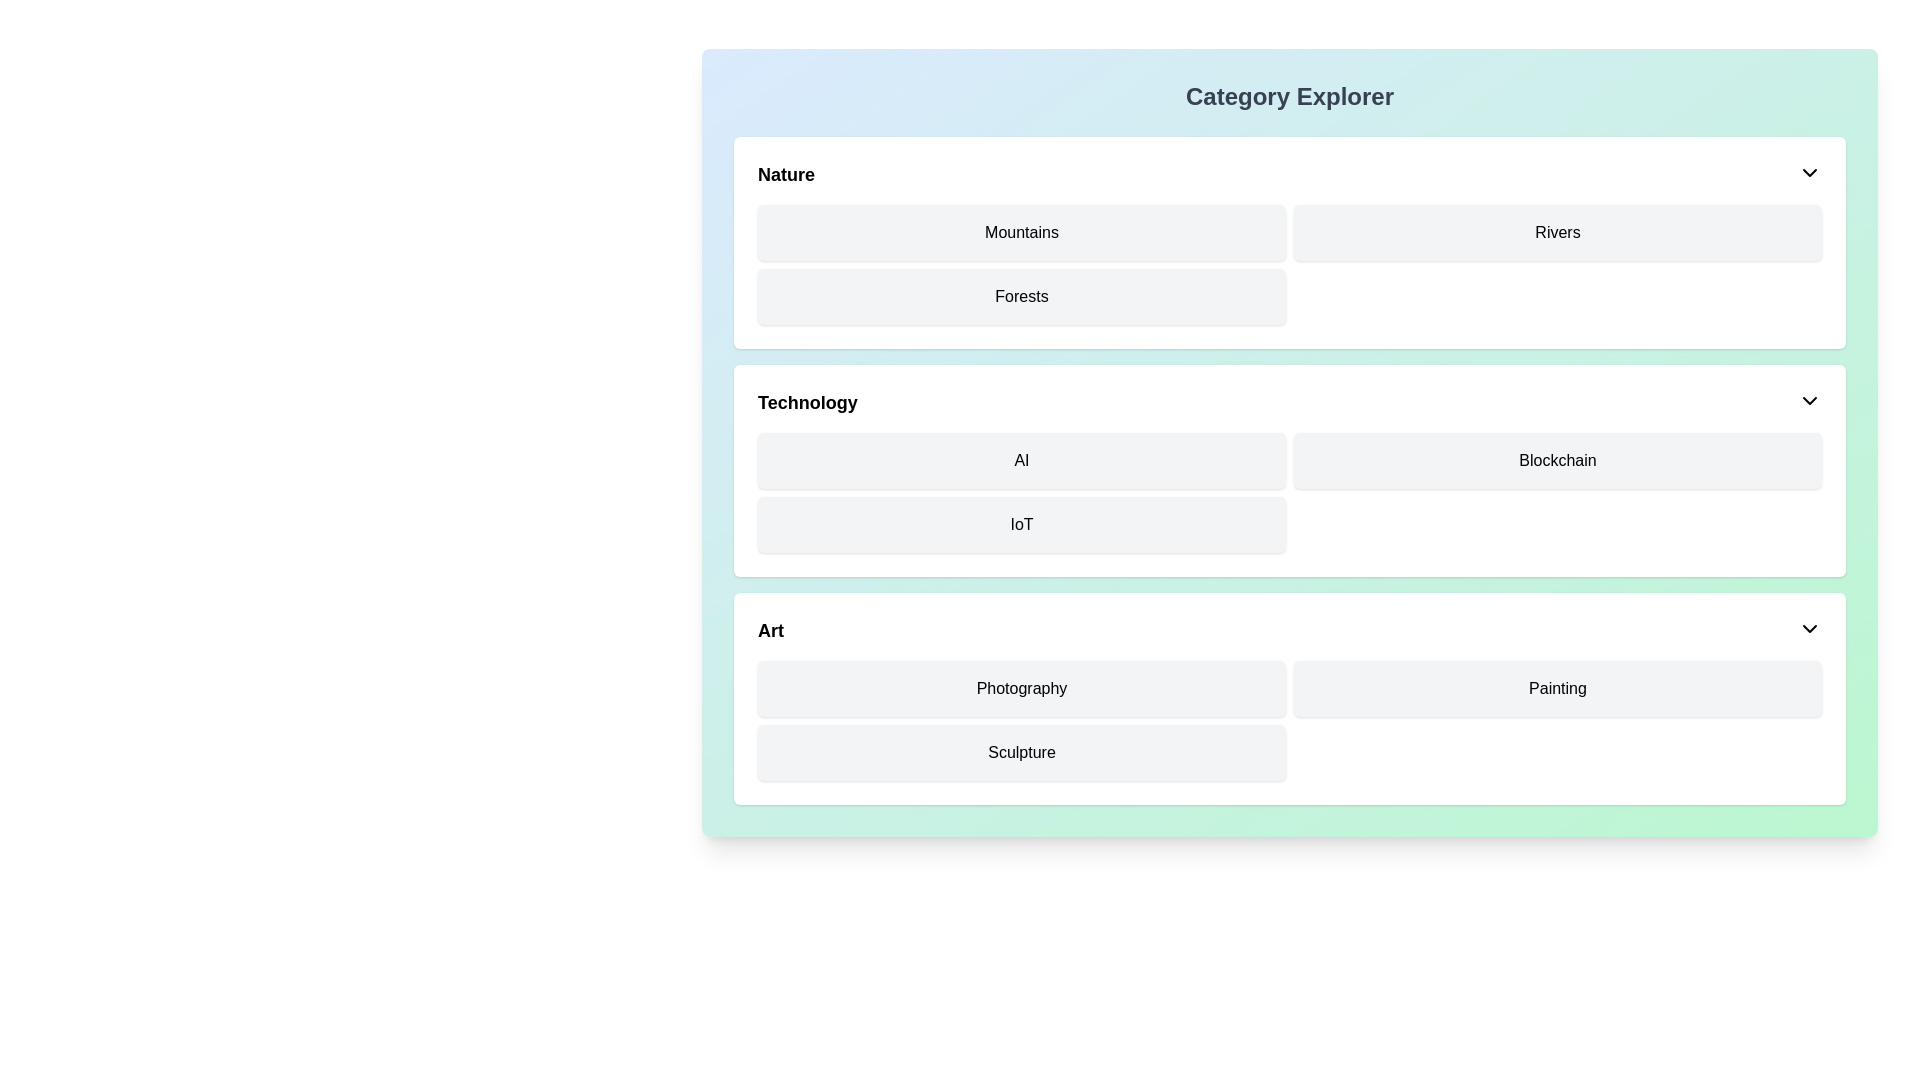  What do you see at coordinates (1809, 627) in the screenshot?
I see `the downward-pointing chevron icon with a black stroke located at the top-right corner of the 'Art' section header` at bounding box center [1809, 627].